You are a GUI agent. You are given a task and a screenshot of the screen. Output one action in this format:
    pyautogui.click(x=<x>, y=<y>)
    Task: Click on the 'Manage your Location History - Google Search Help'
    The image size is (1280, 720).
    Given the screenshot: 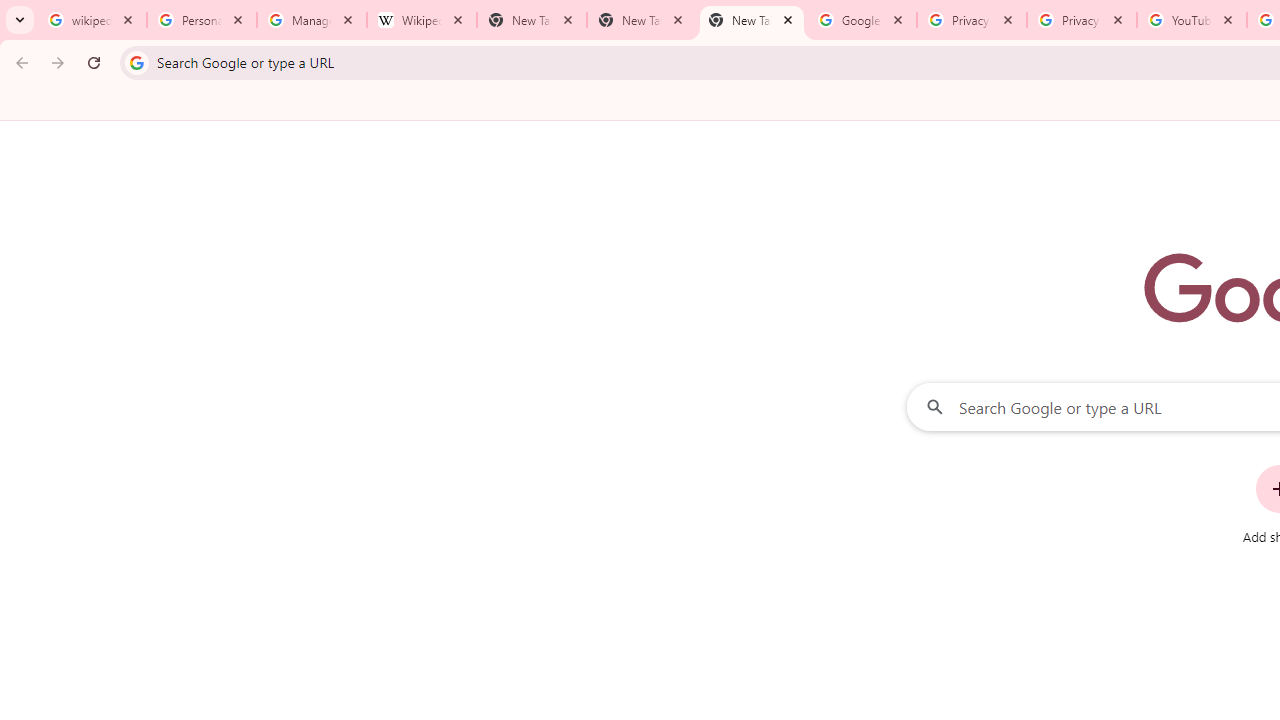 What is the action you would take?
    pyautogui.click(x=311, y=20)
    